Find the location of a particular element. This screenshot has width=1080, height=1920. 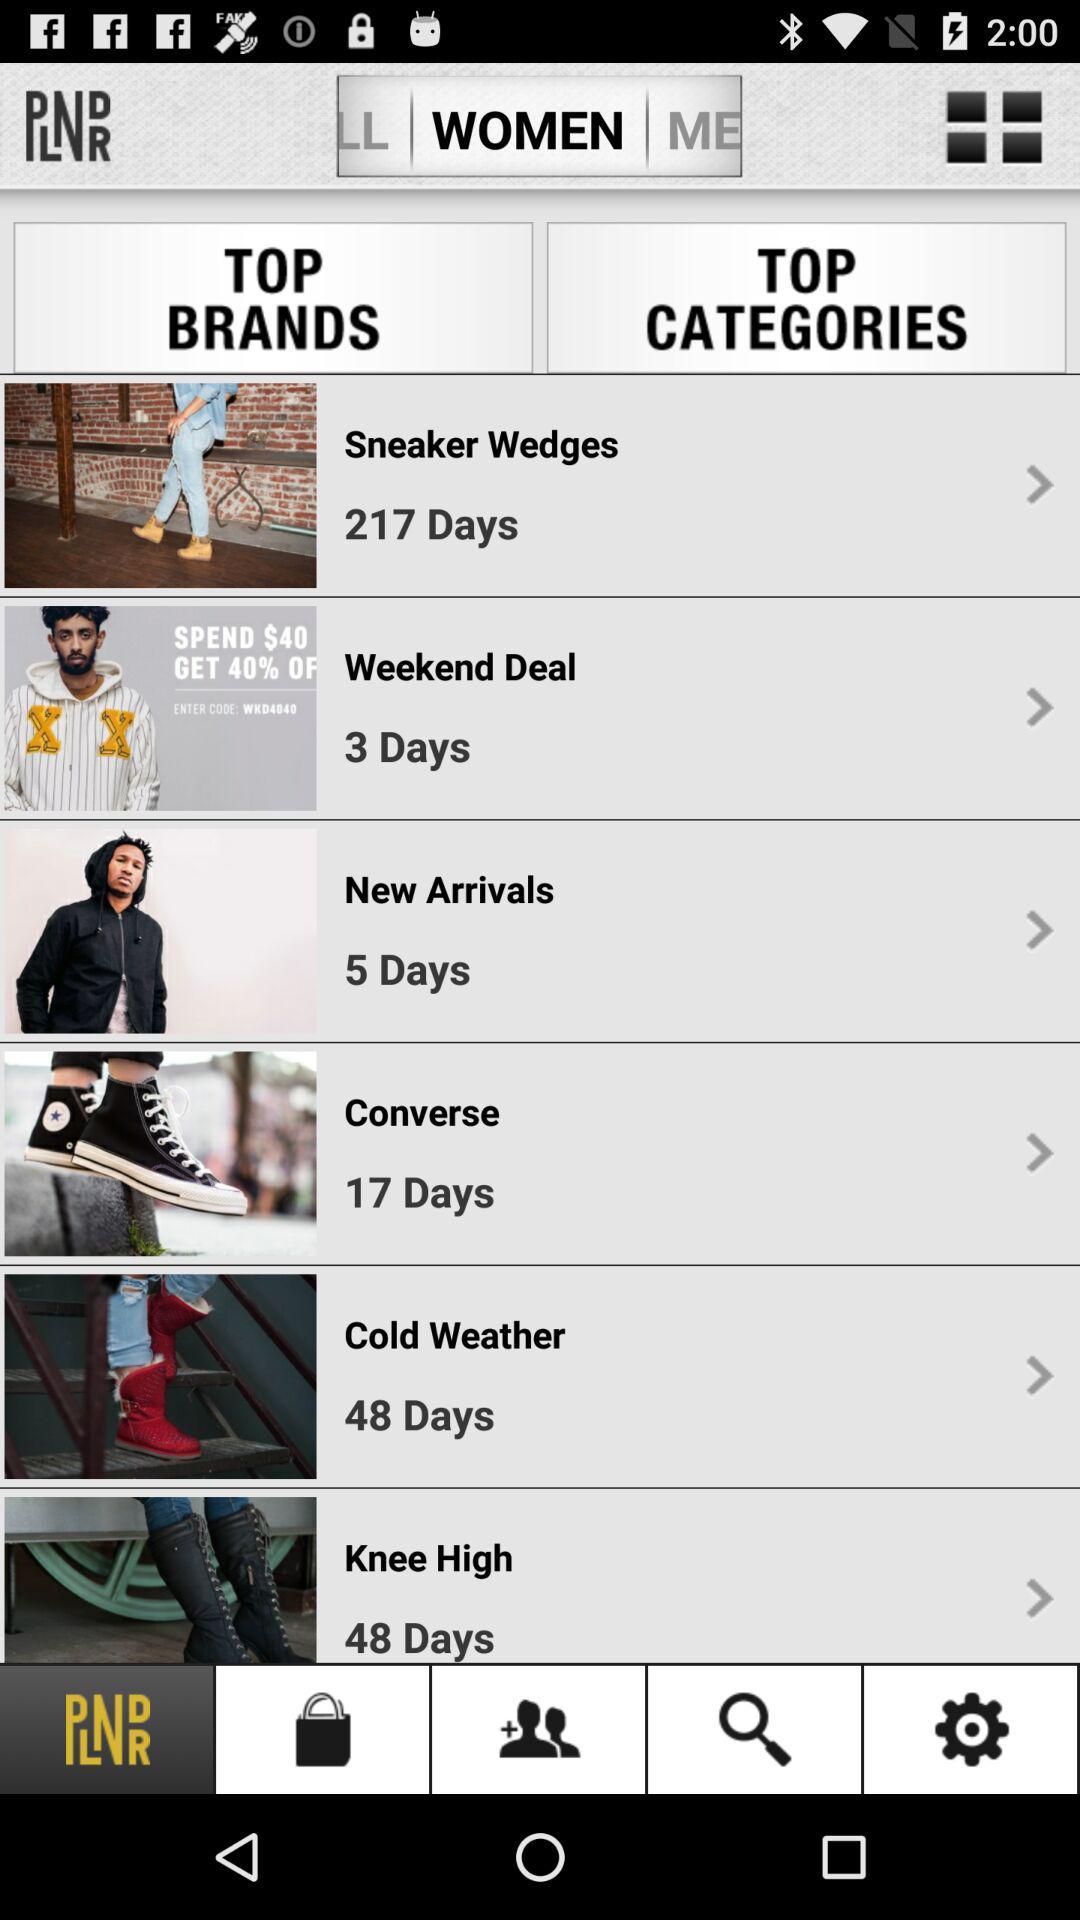

third image is located at coordinates (159, 930).